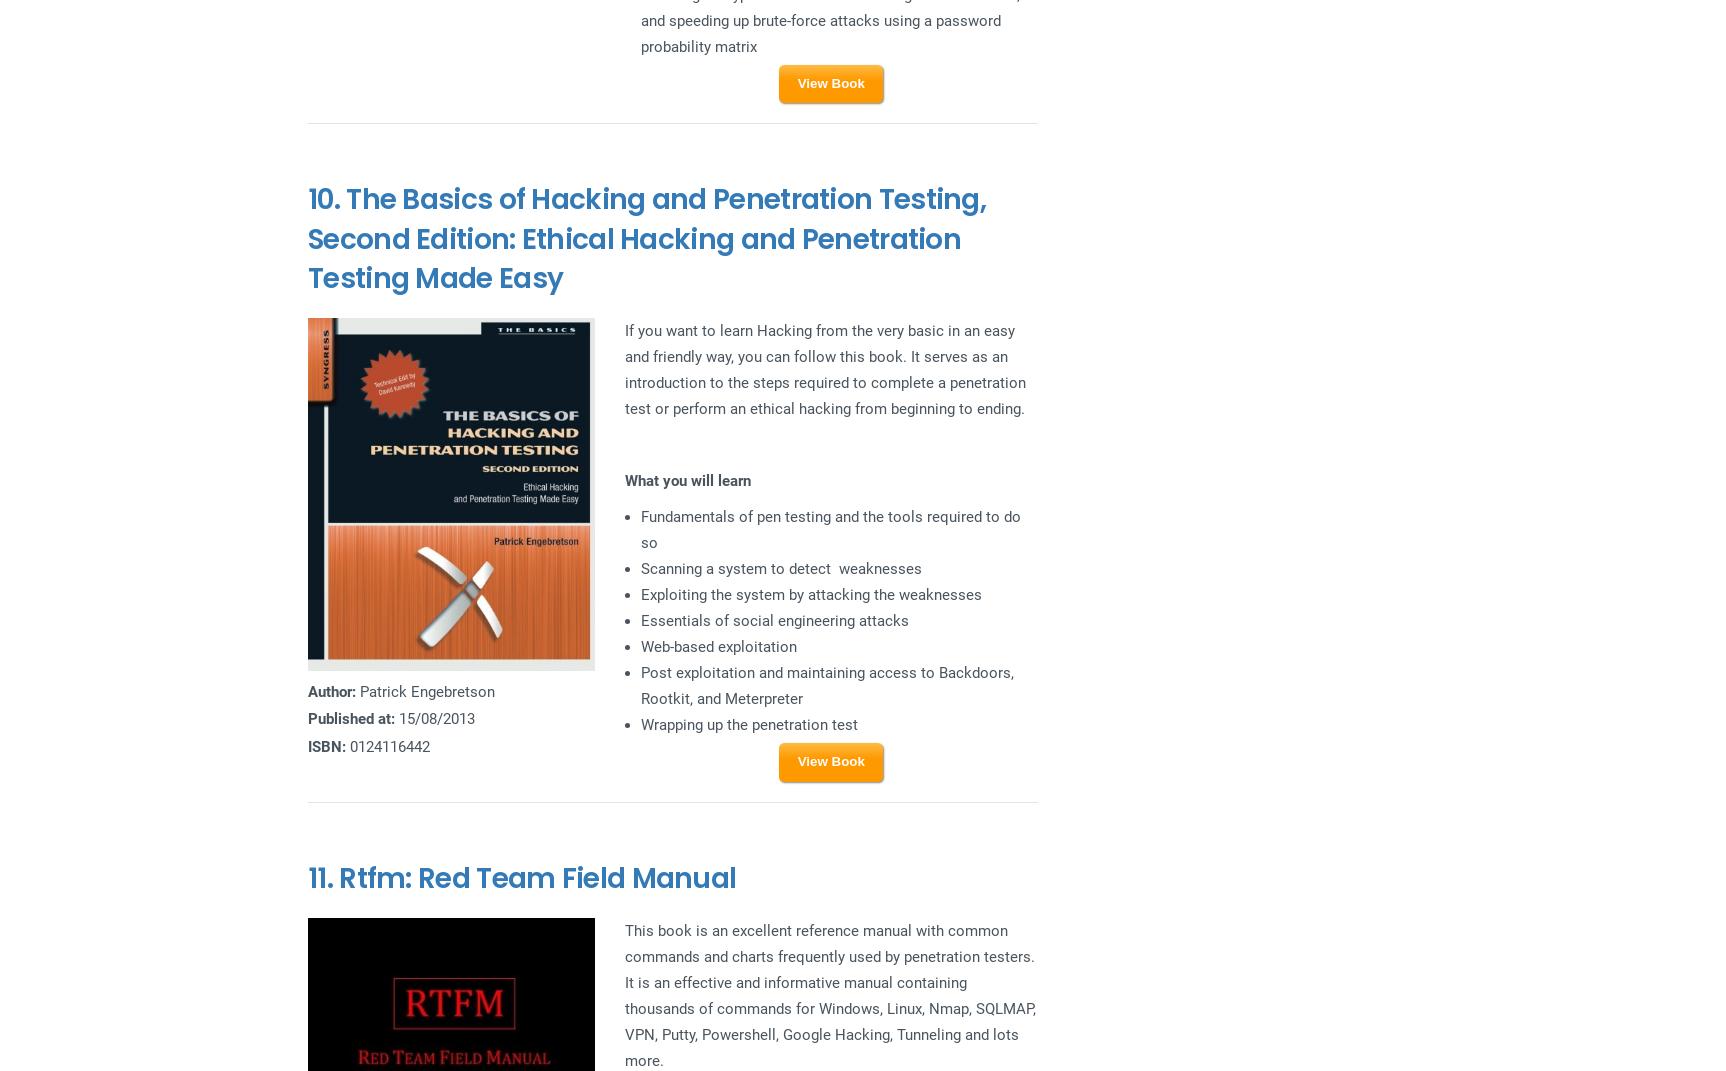 The width and height of the screenshot is (1726, 1071). I want to click on 'What you will learn', so click(685, 479).